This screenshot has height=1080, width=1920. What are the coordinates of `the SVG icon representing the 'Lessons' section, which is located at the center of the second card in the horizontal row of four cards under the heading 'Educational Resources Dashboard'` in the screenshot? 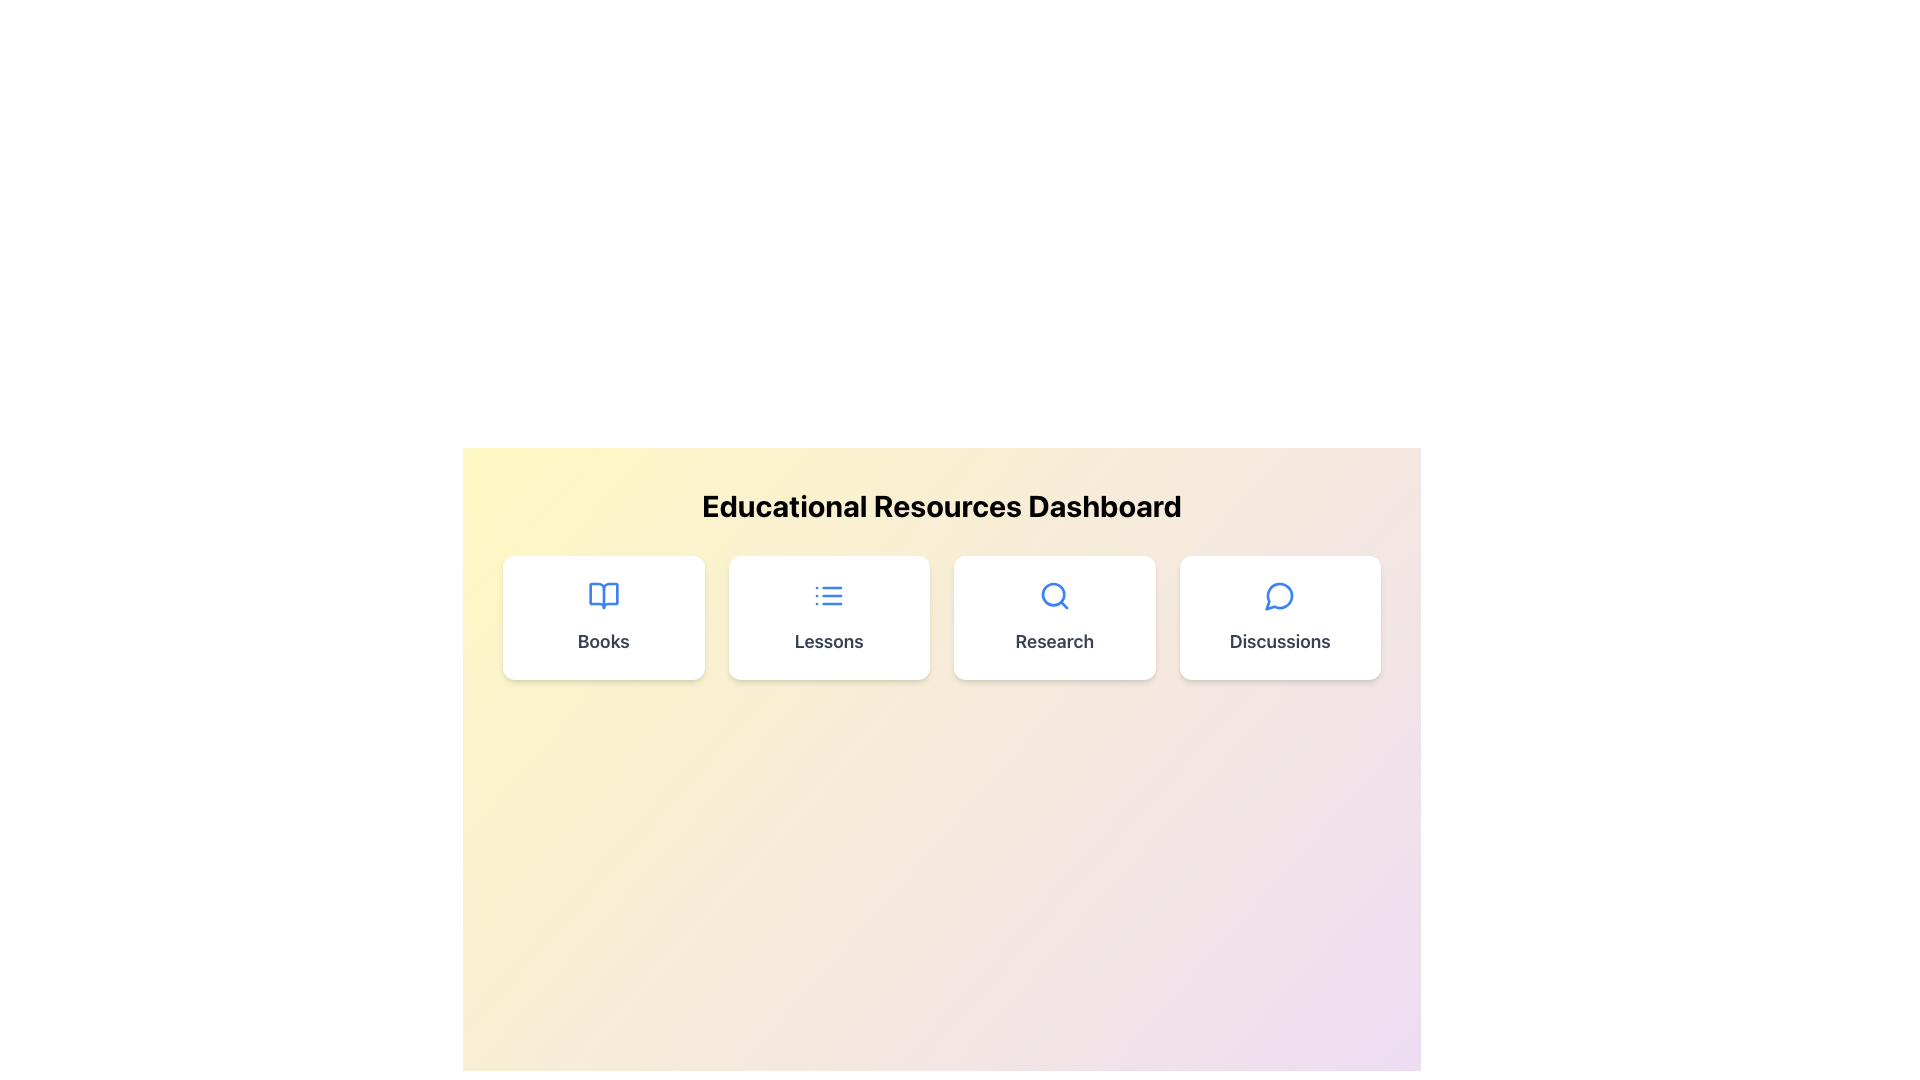 It's located at (829, 595).